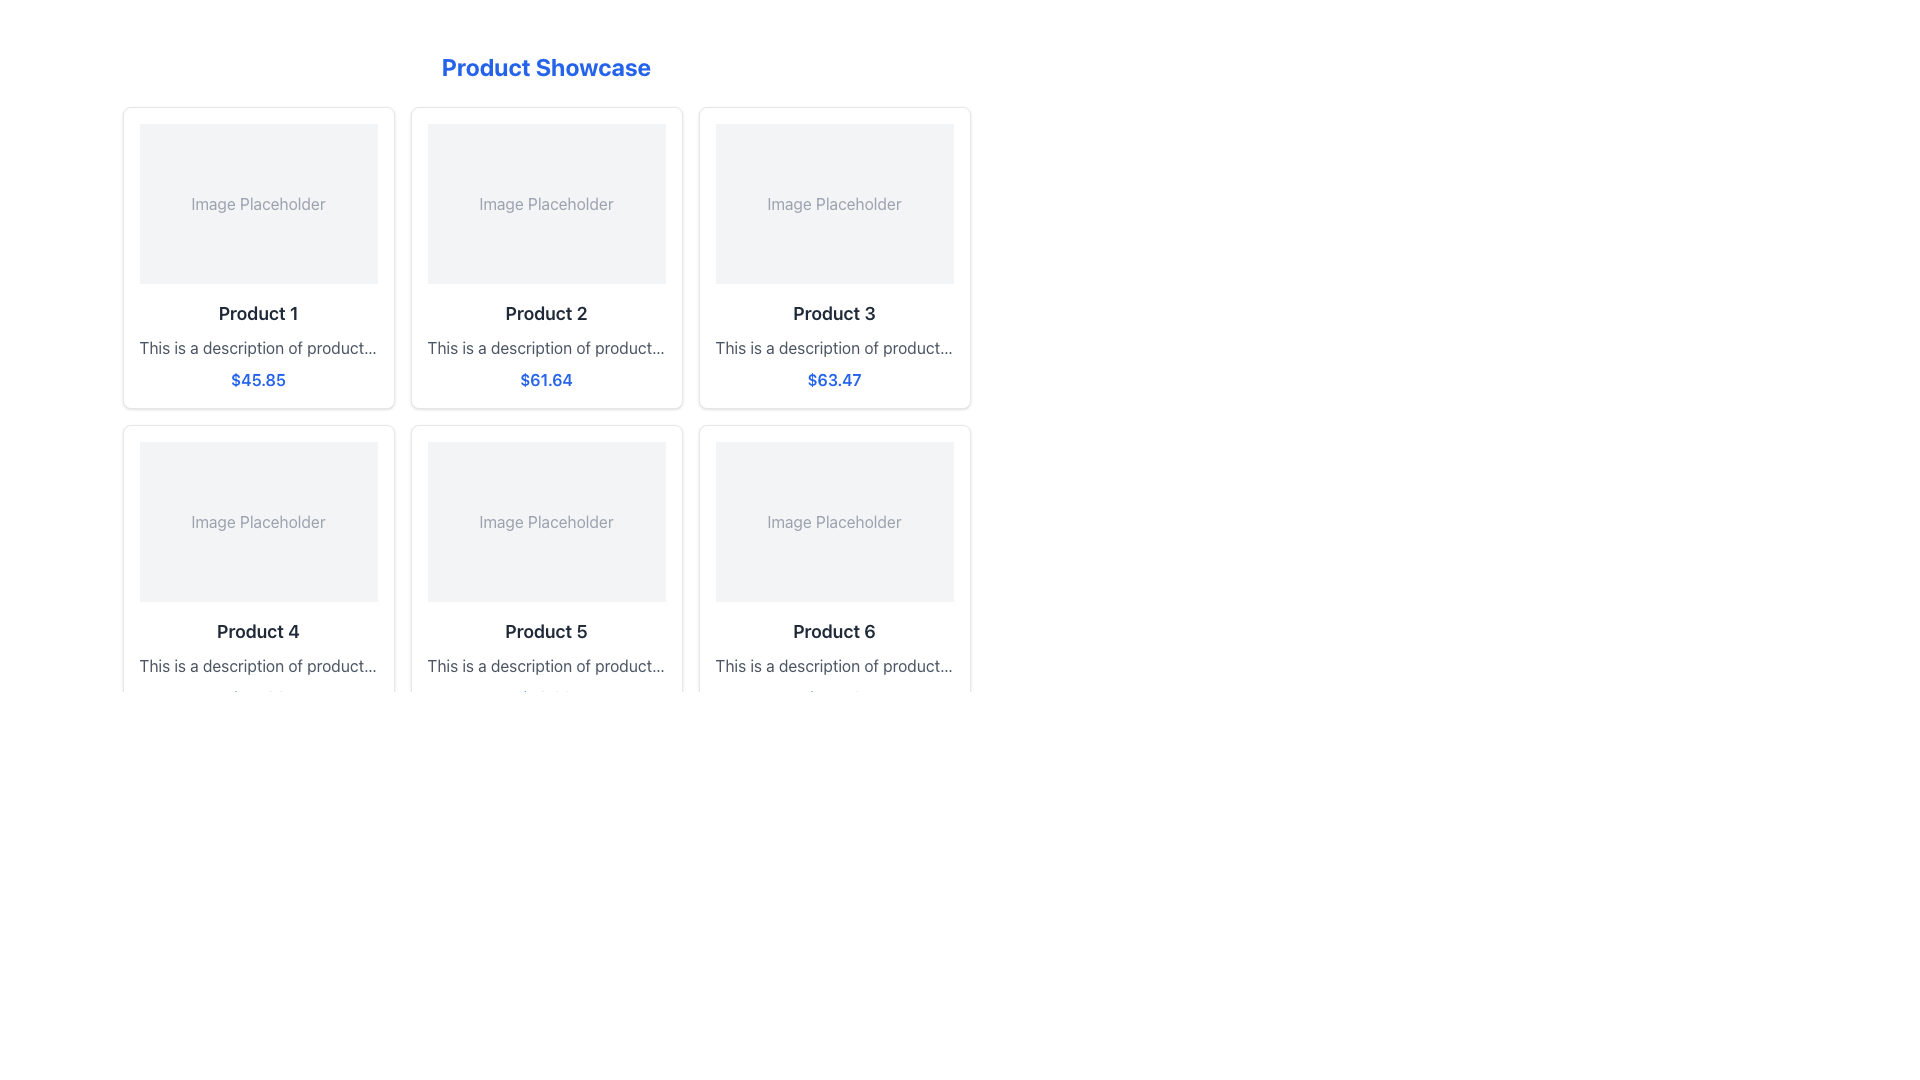 This screenshot has width=1920, height=1080. What do you see at coordinates (257, 204) in the screenshot?
I see `the static text box labeled 'Image Placeholder' to trigger the display of a tooltip or information if linked` at bounding box center [257, 204].